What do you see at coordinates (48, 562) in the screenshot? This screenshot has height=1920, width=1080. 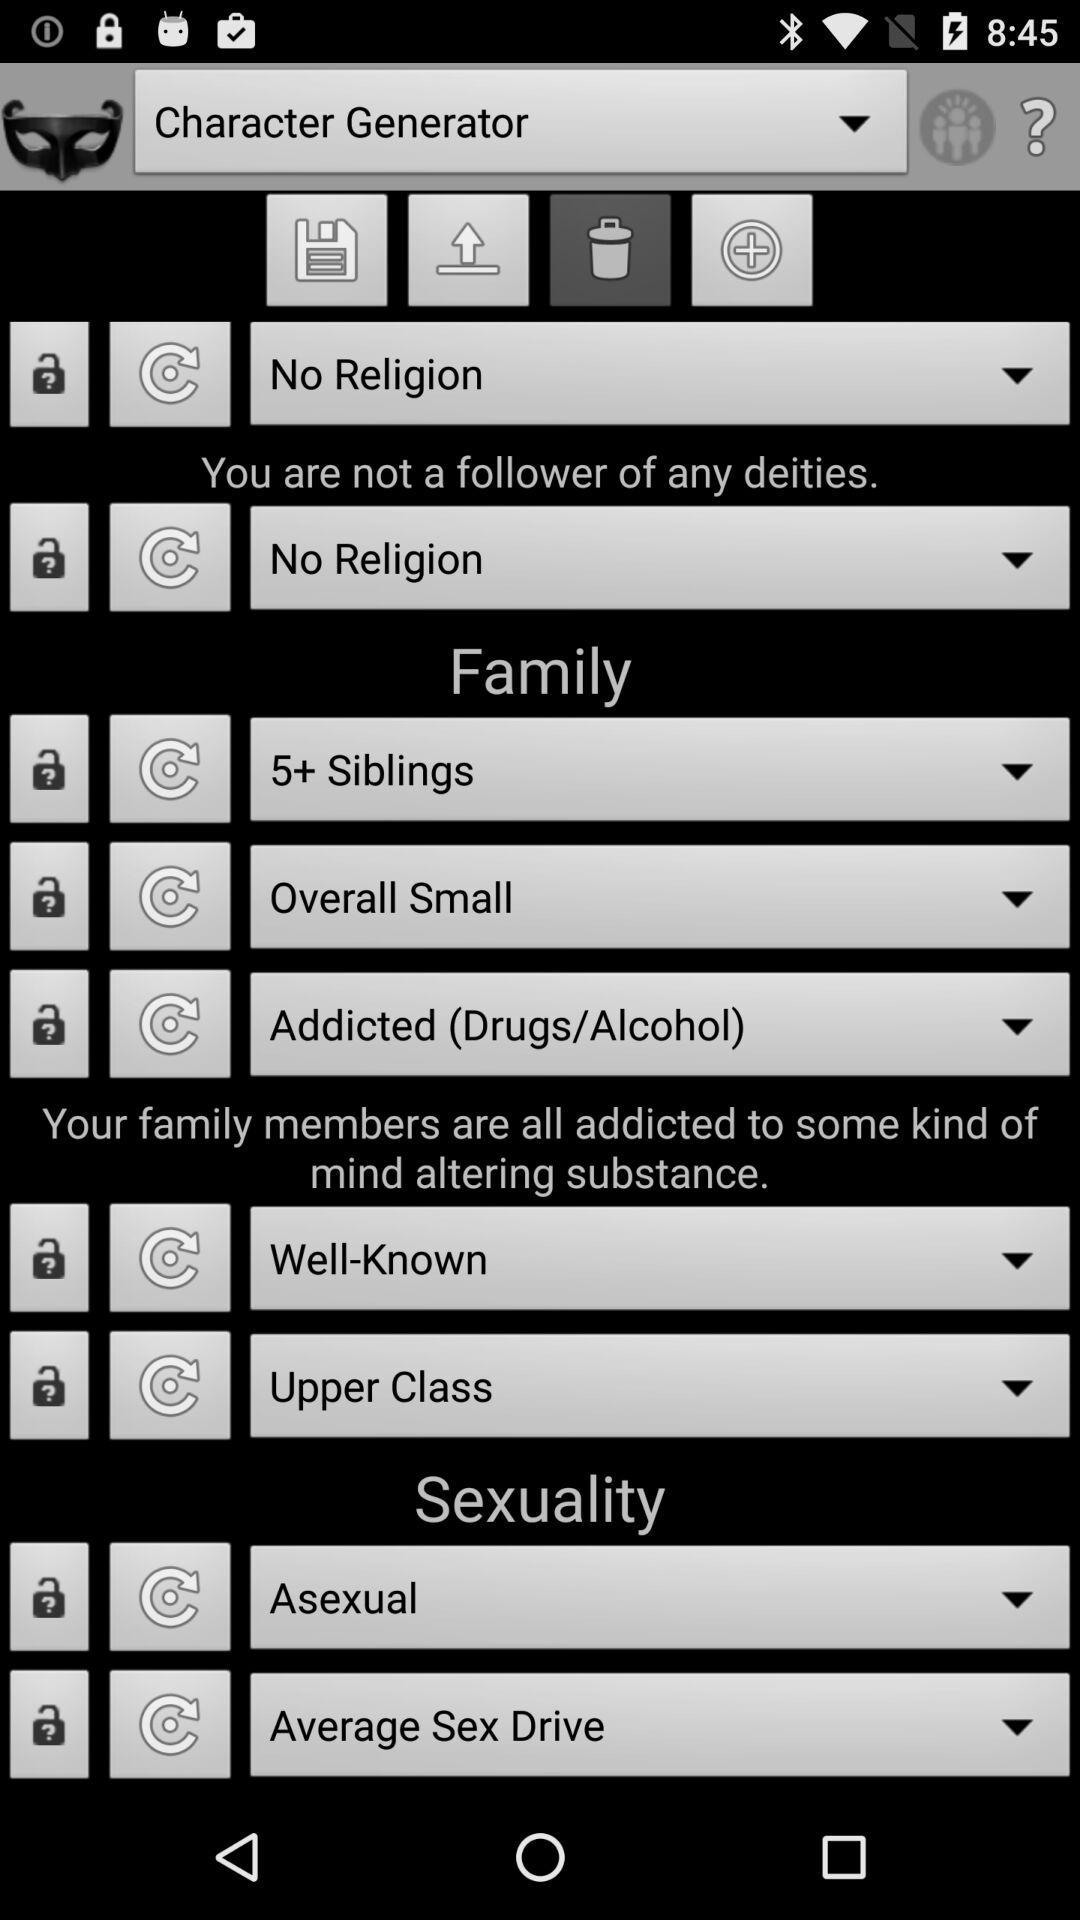 I see `lock option` at bounding box center [48, 562].